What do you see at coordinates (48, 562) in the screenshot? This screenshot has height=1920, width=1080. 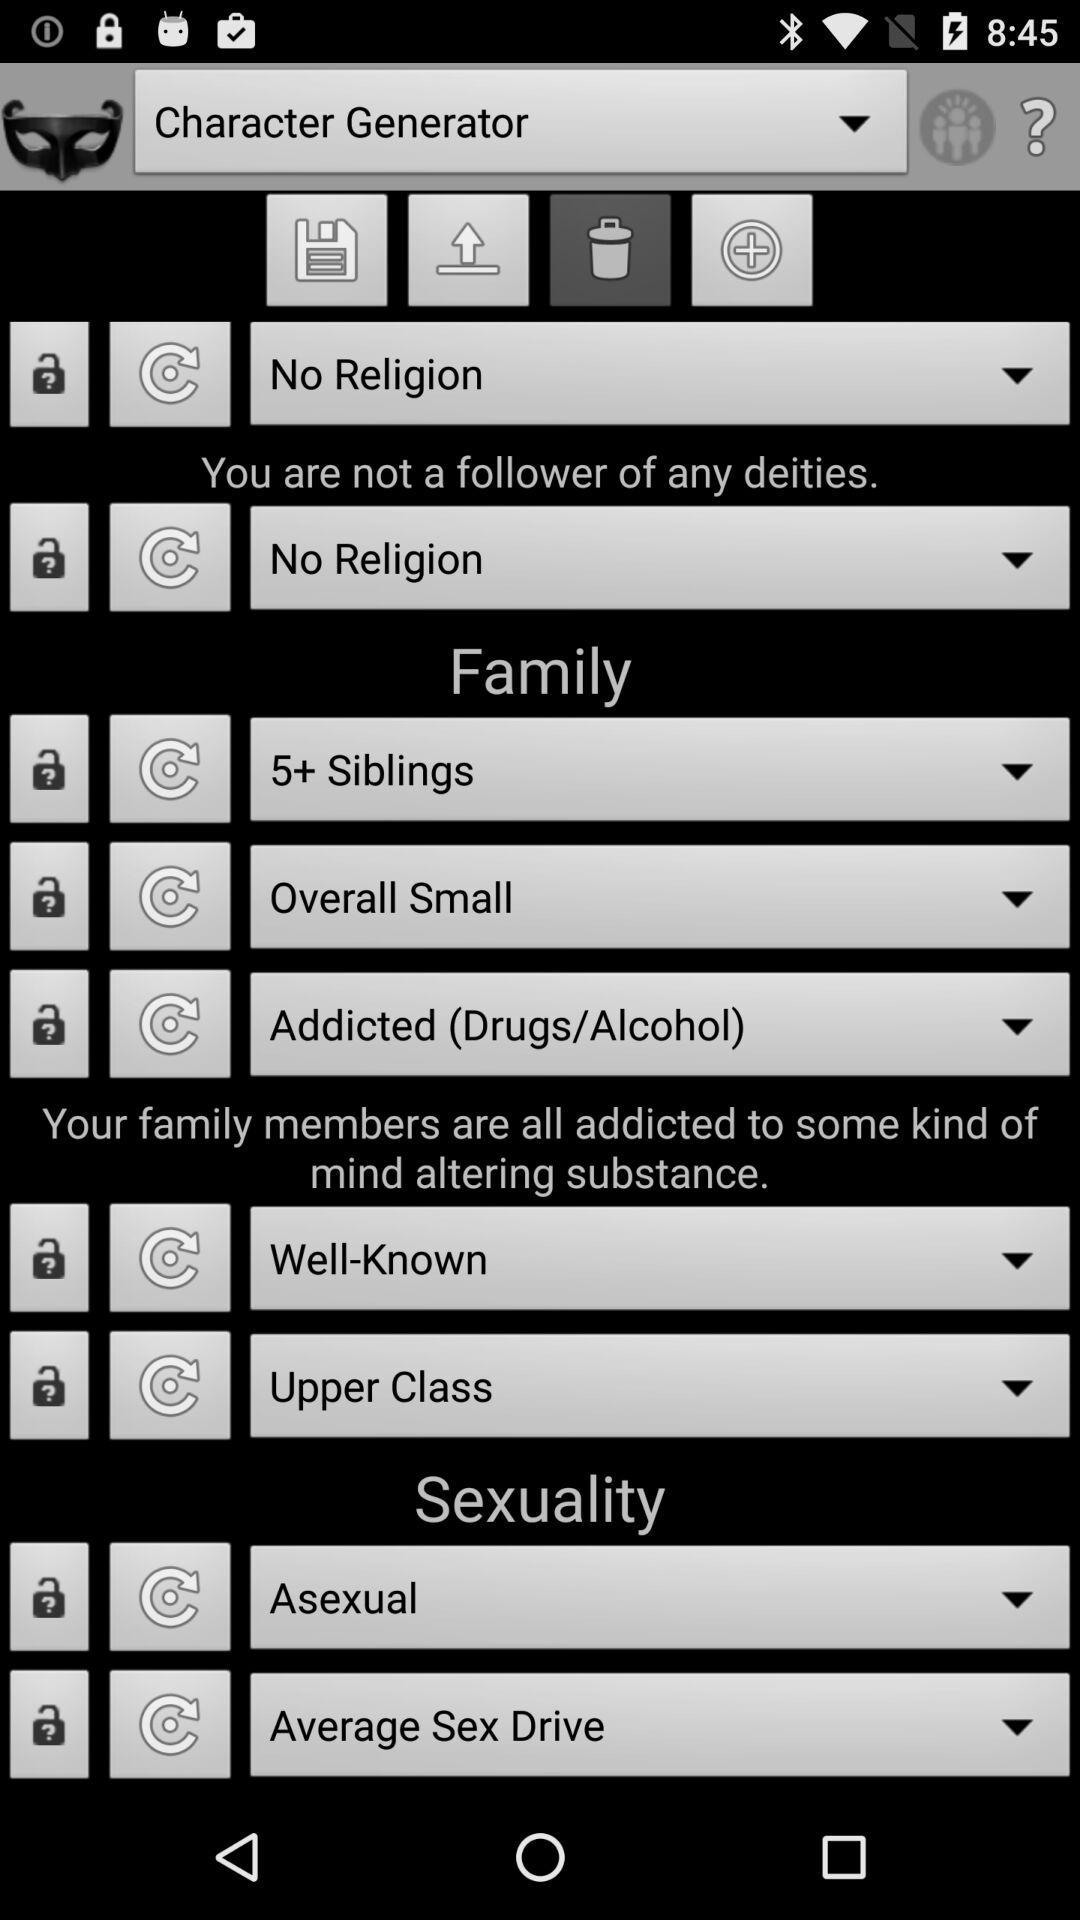 I see `lock option` at bounding box center [48, 562].